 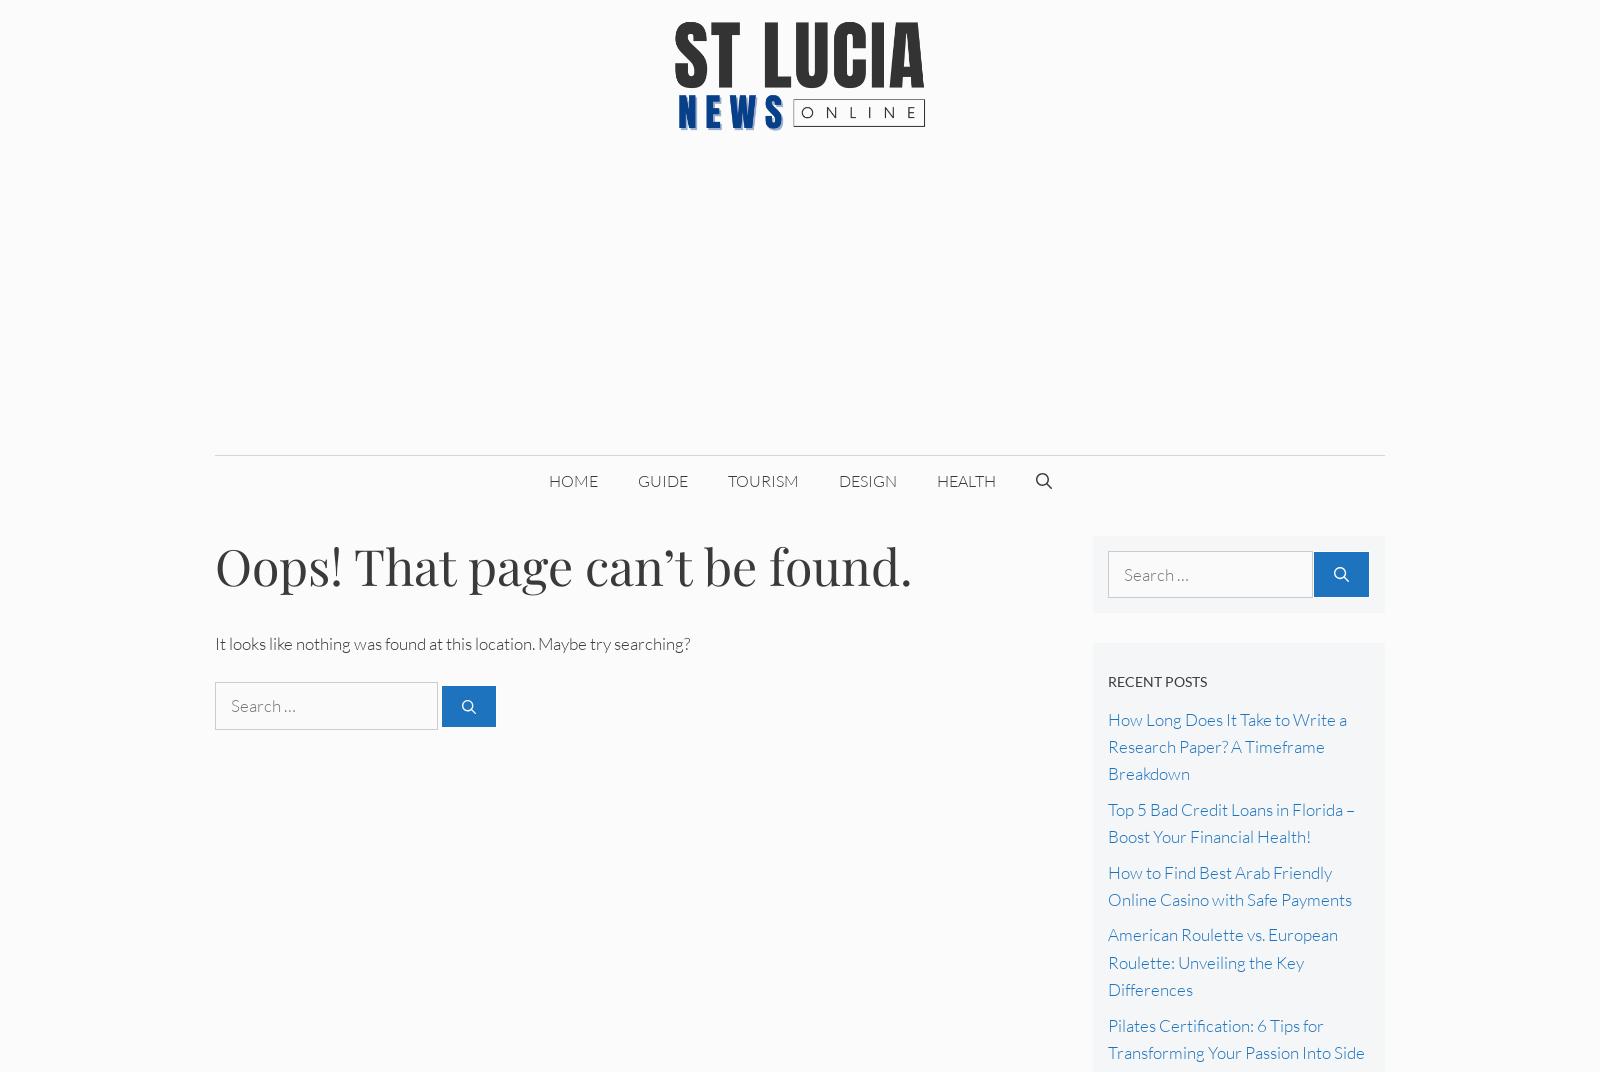 What do you see at coordinates (215, 563) in the screenshot?
I see `'Oops! That page can’t be found.'` at bounding box center [215, 563].